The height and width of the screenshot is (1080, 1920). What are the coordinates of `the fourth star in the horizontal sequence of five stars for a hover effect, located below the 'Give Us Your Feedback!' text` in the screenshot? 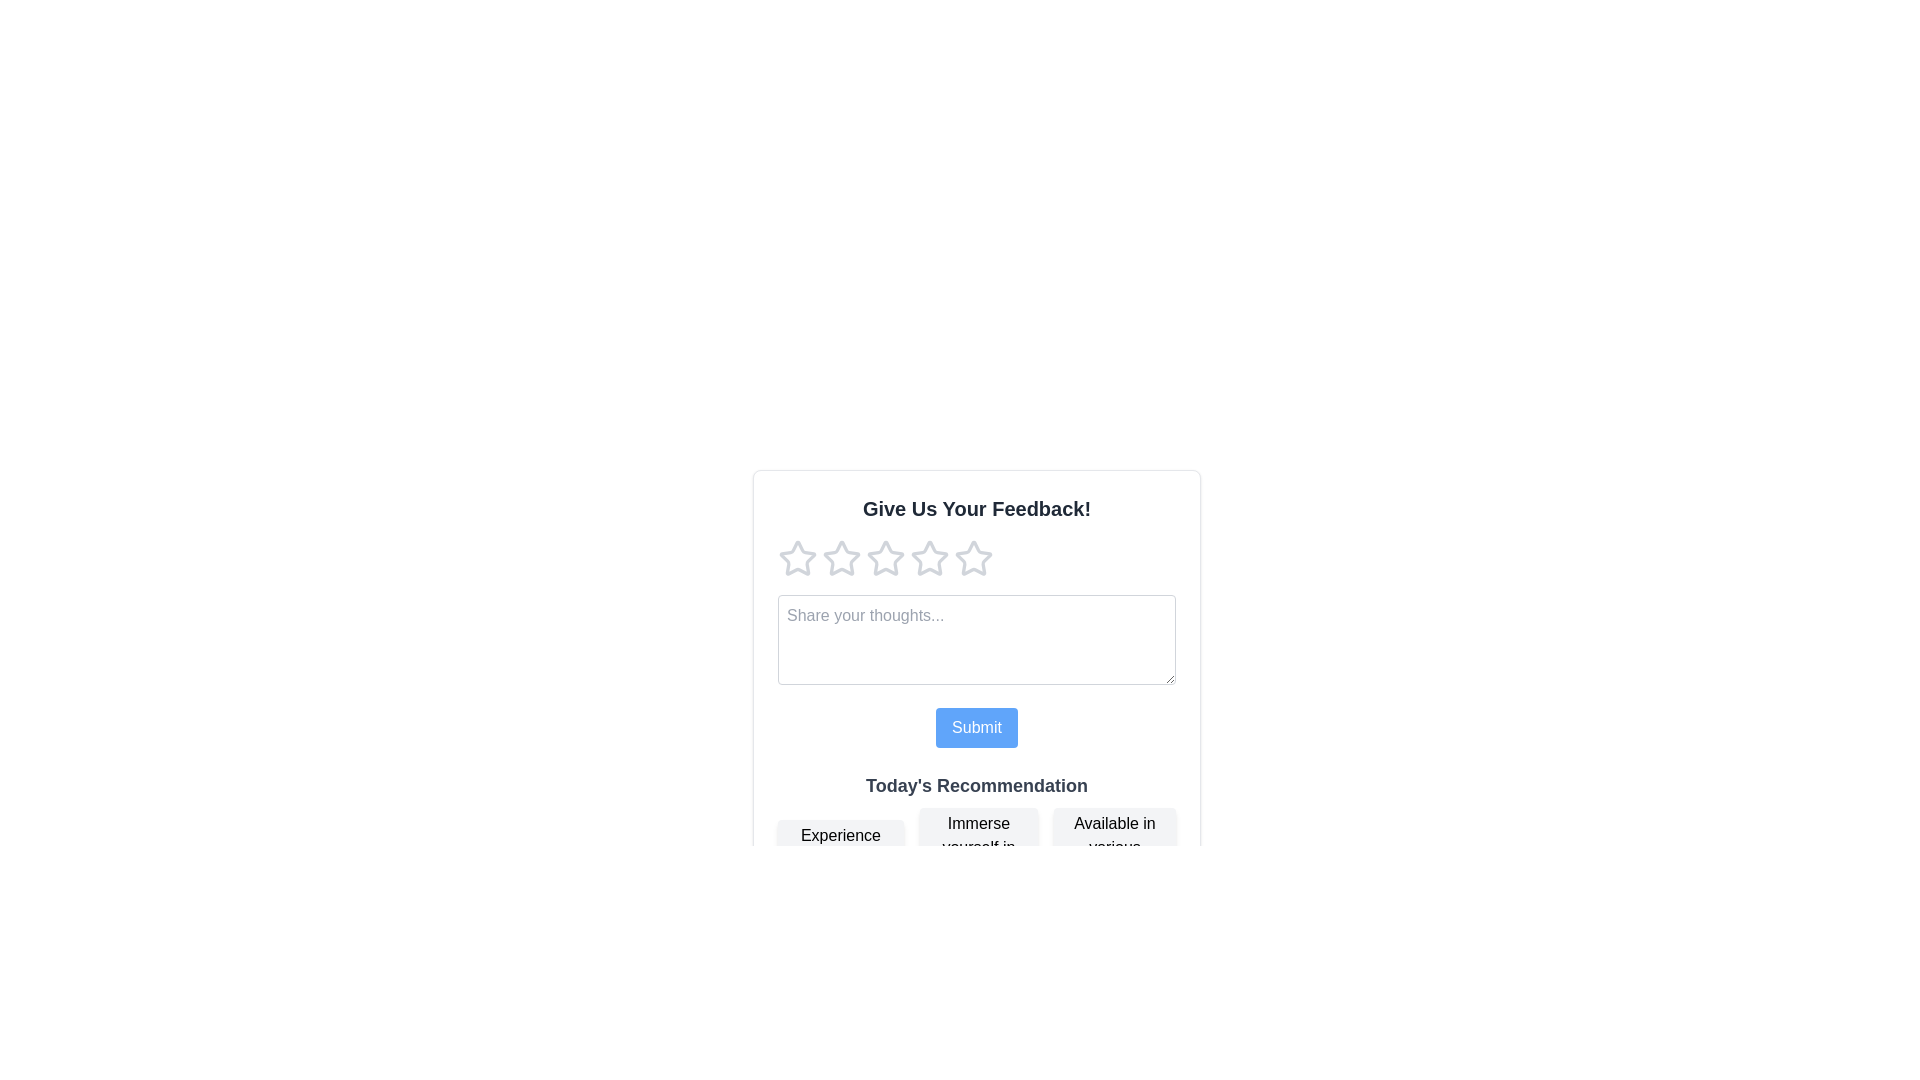 It's located at (974, 558).